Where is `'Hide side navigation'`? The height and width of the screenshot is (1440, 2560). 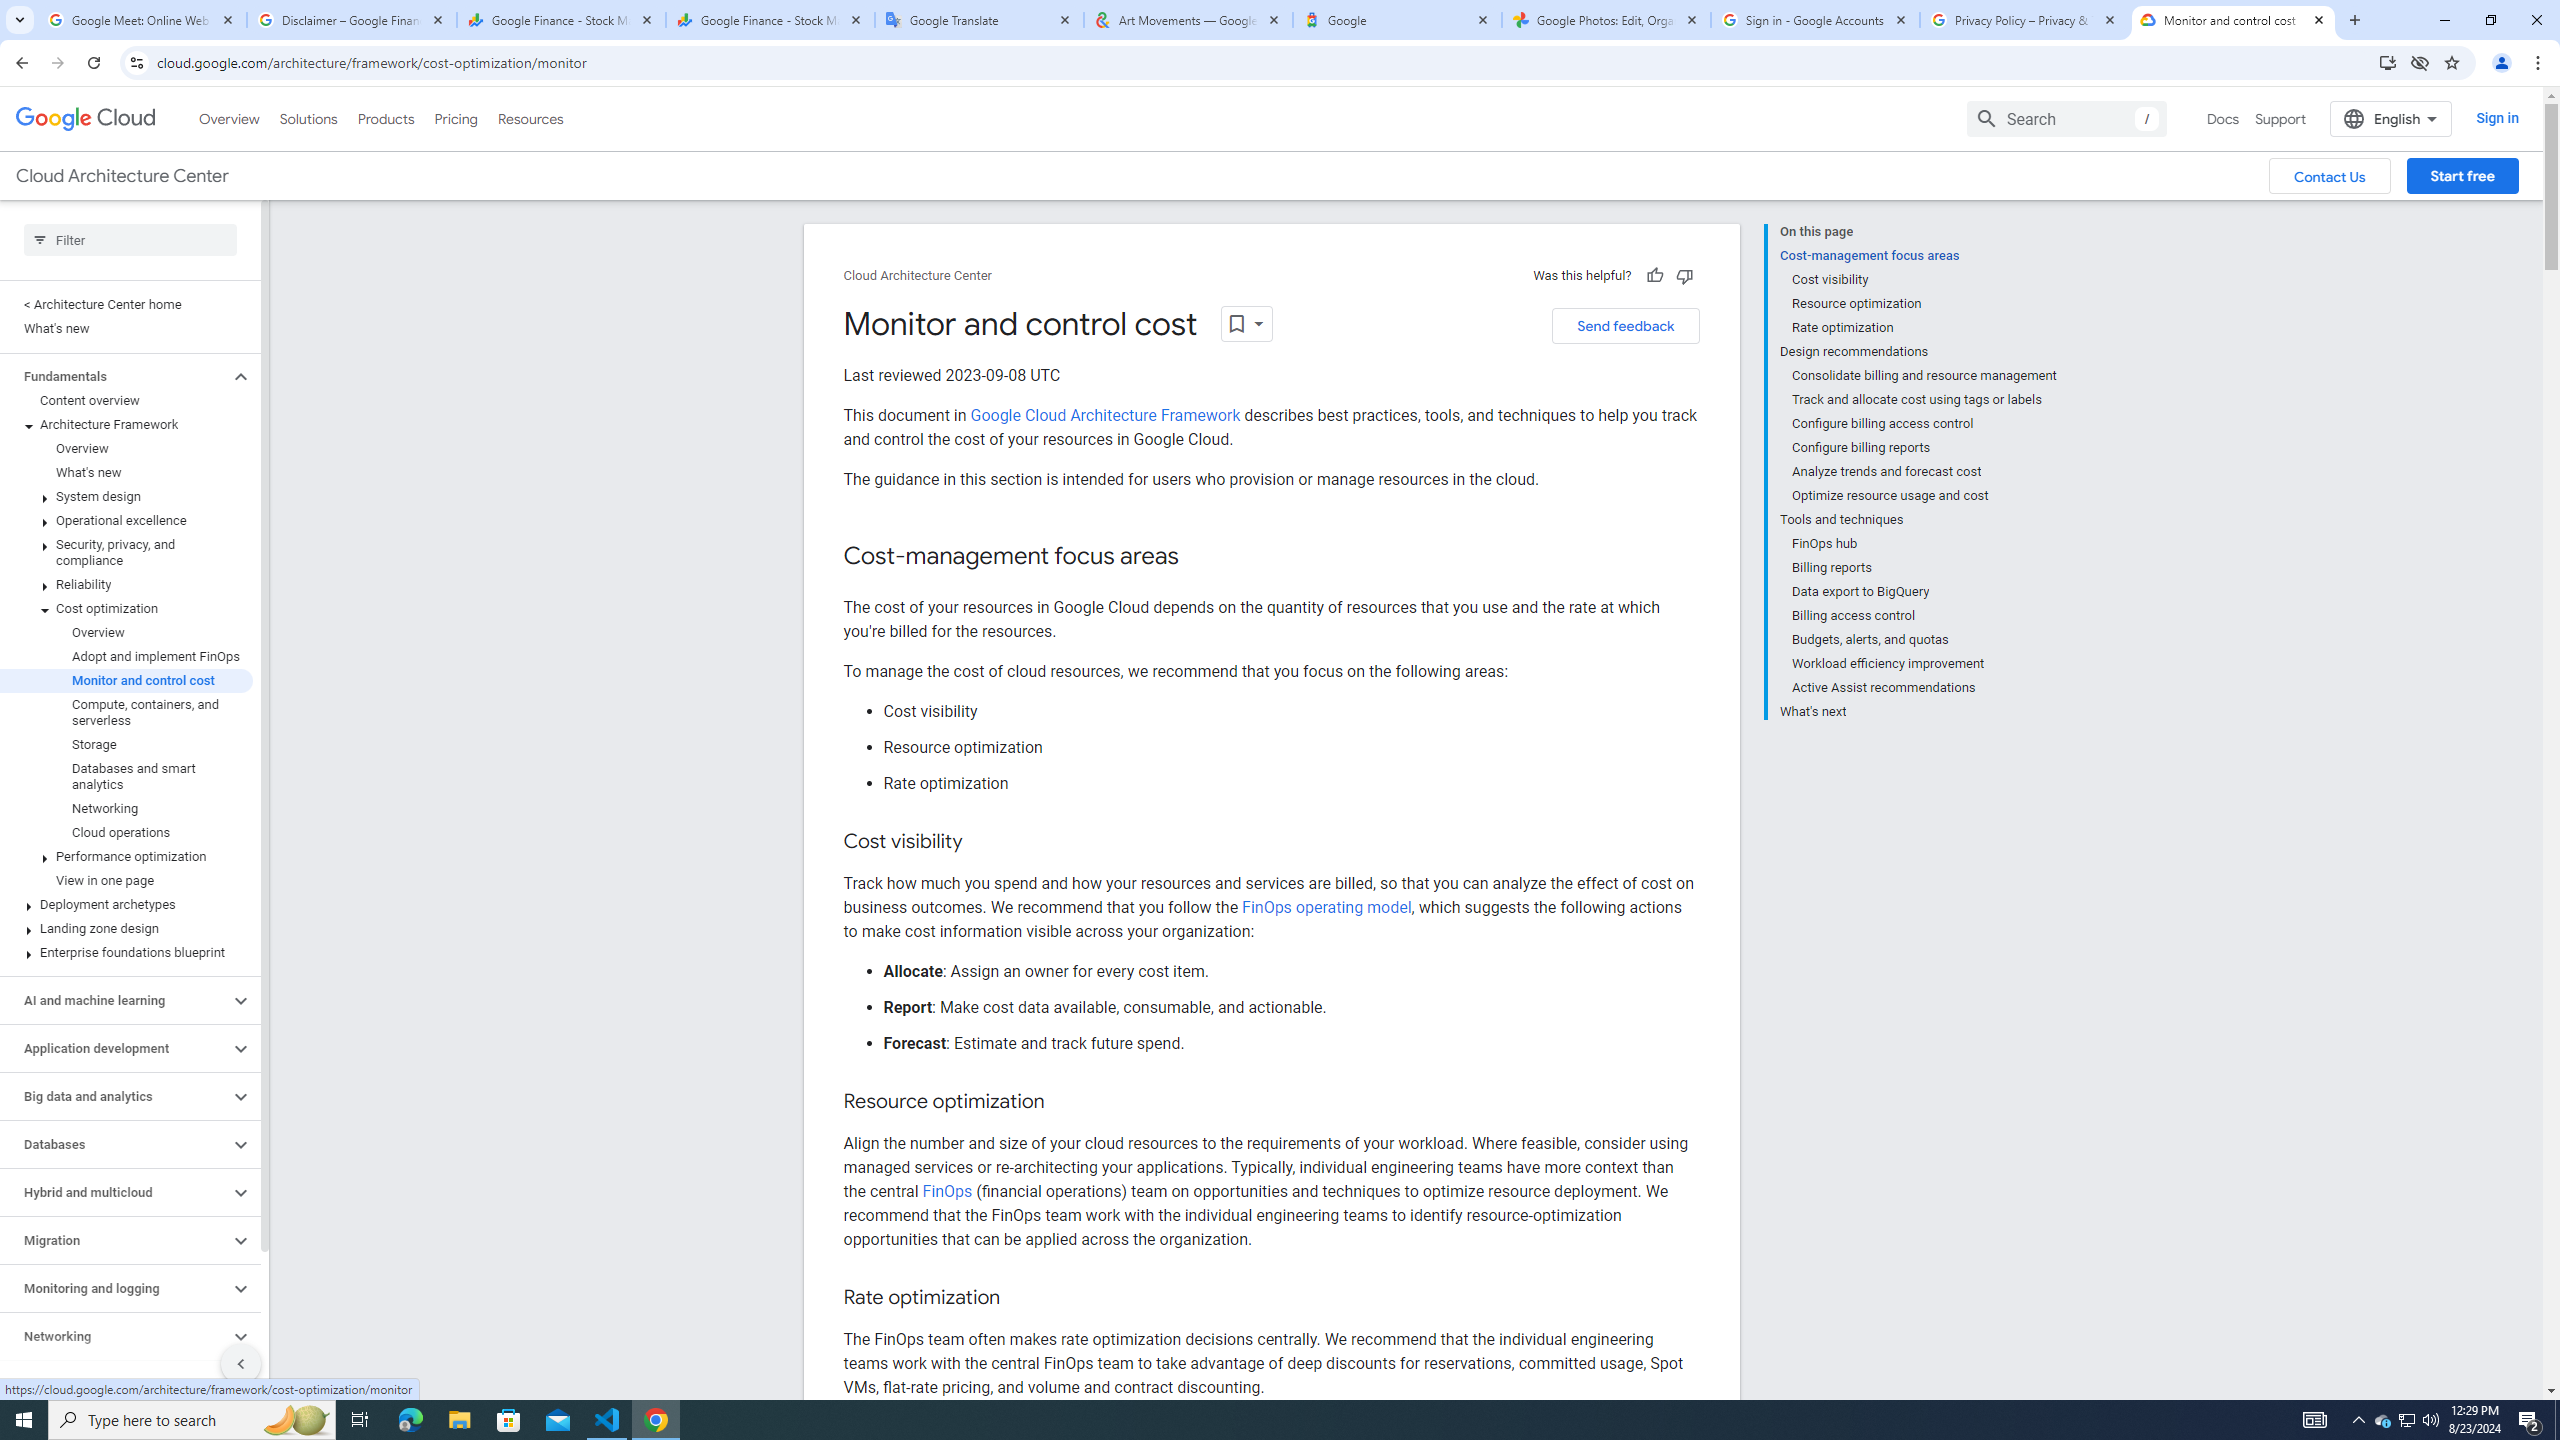
'Hide side navigation' is located at coordinates (240, 1363).